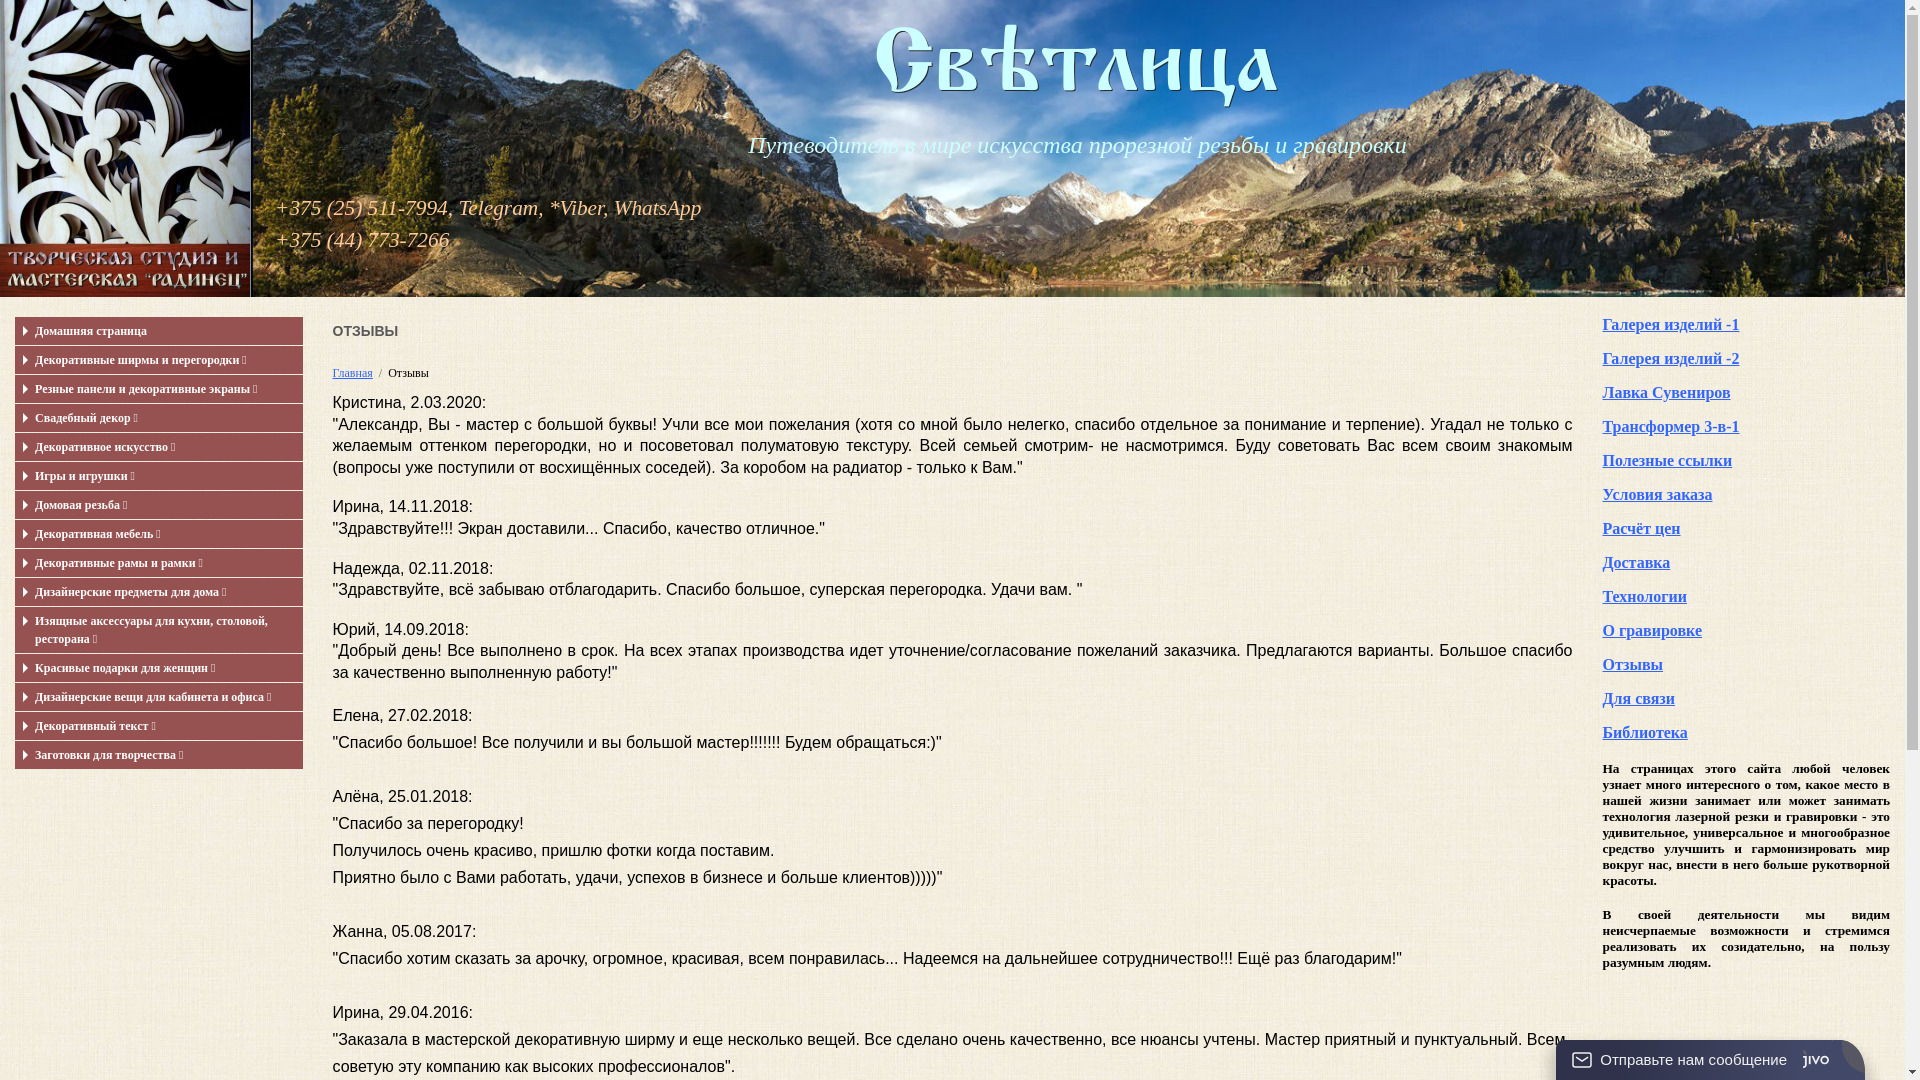 Image resolution: width=1920 pixels, height=1080 pixels. What do you see at coordinates (580, 208) in the screenshot?
I see `'Viber'` at bounding box center [580, 208].